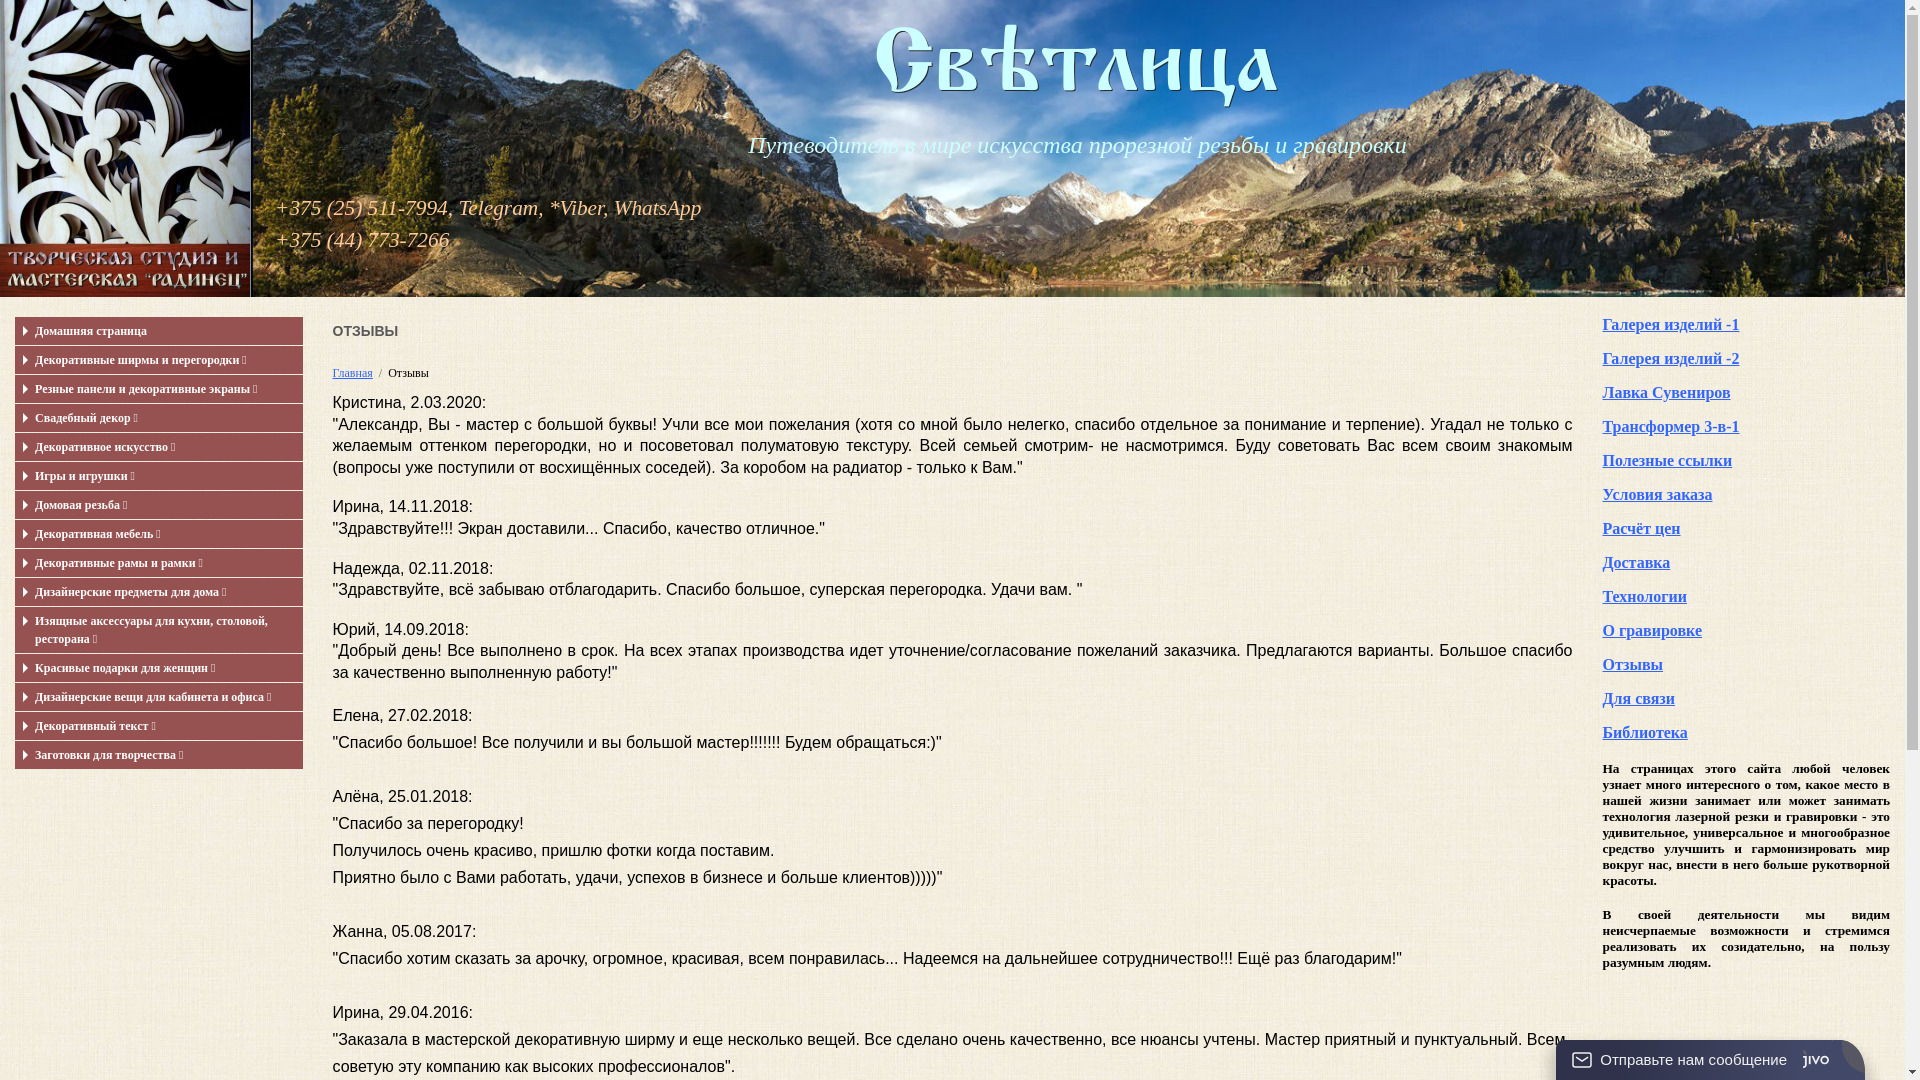 Image resolution: width=1920 pixels, height=1080 pixels. What do you see at coordinates (580, 208) in the screenshot?
I see `'Viber'` at bounding box center [580, 208].